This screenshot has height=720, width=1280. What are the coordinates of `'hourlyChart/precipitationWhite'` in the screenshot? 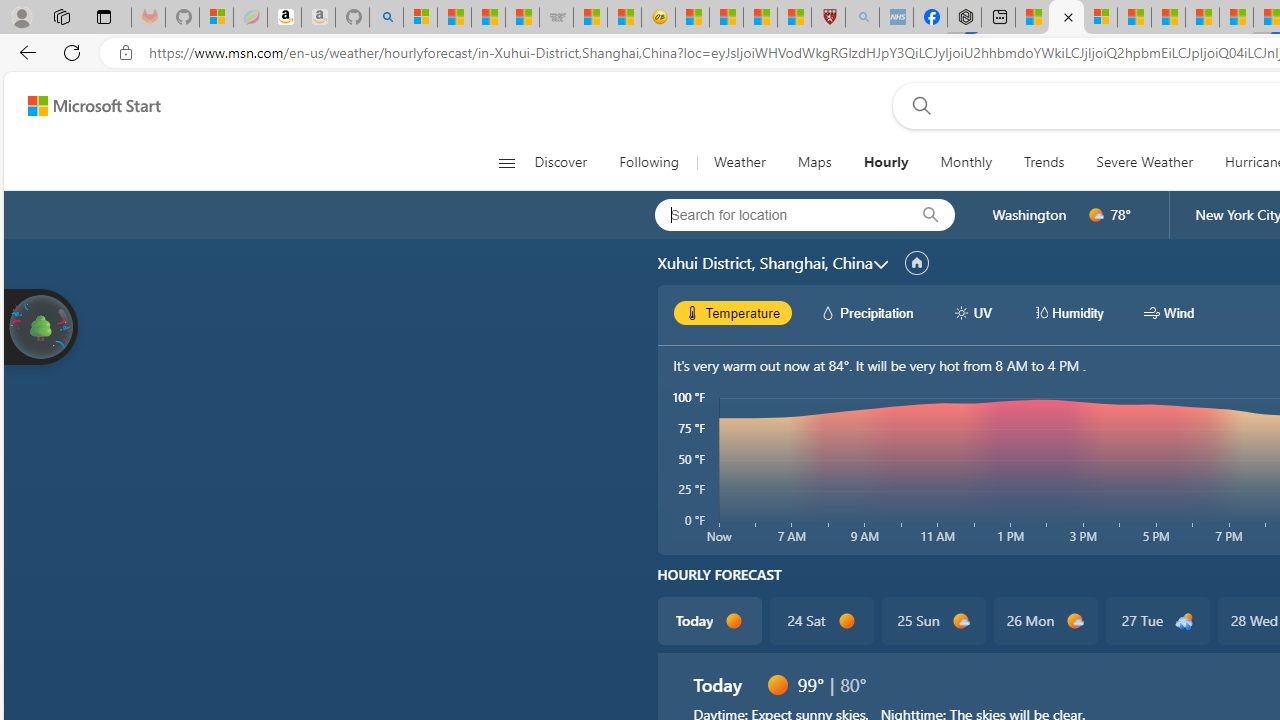 It's located at (828, 312).